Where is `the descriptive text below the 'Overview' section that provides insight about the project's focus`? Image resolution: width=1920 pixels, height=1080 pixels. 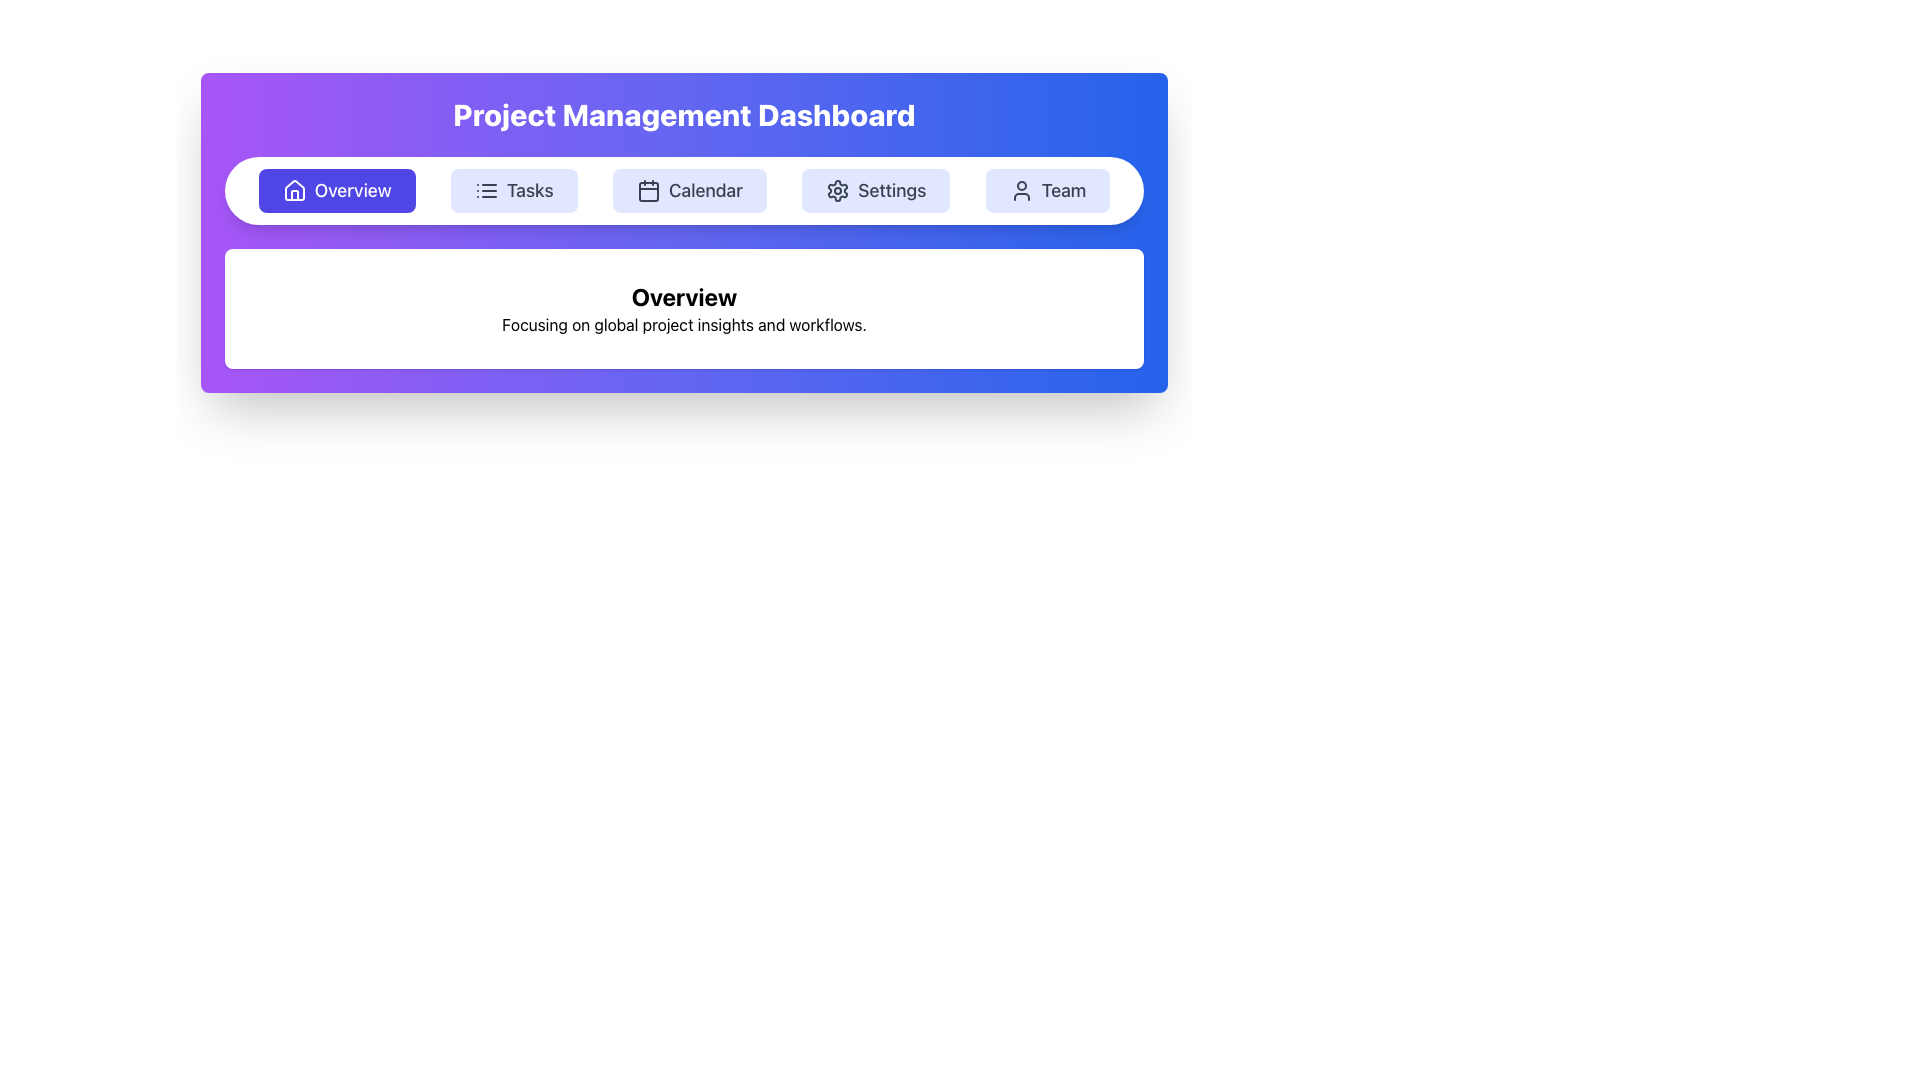
the descriptive text below the 'Overview' section that provides insight about the project's focus is located at coordinates (684, 323).